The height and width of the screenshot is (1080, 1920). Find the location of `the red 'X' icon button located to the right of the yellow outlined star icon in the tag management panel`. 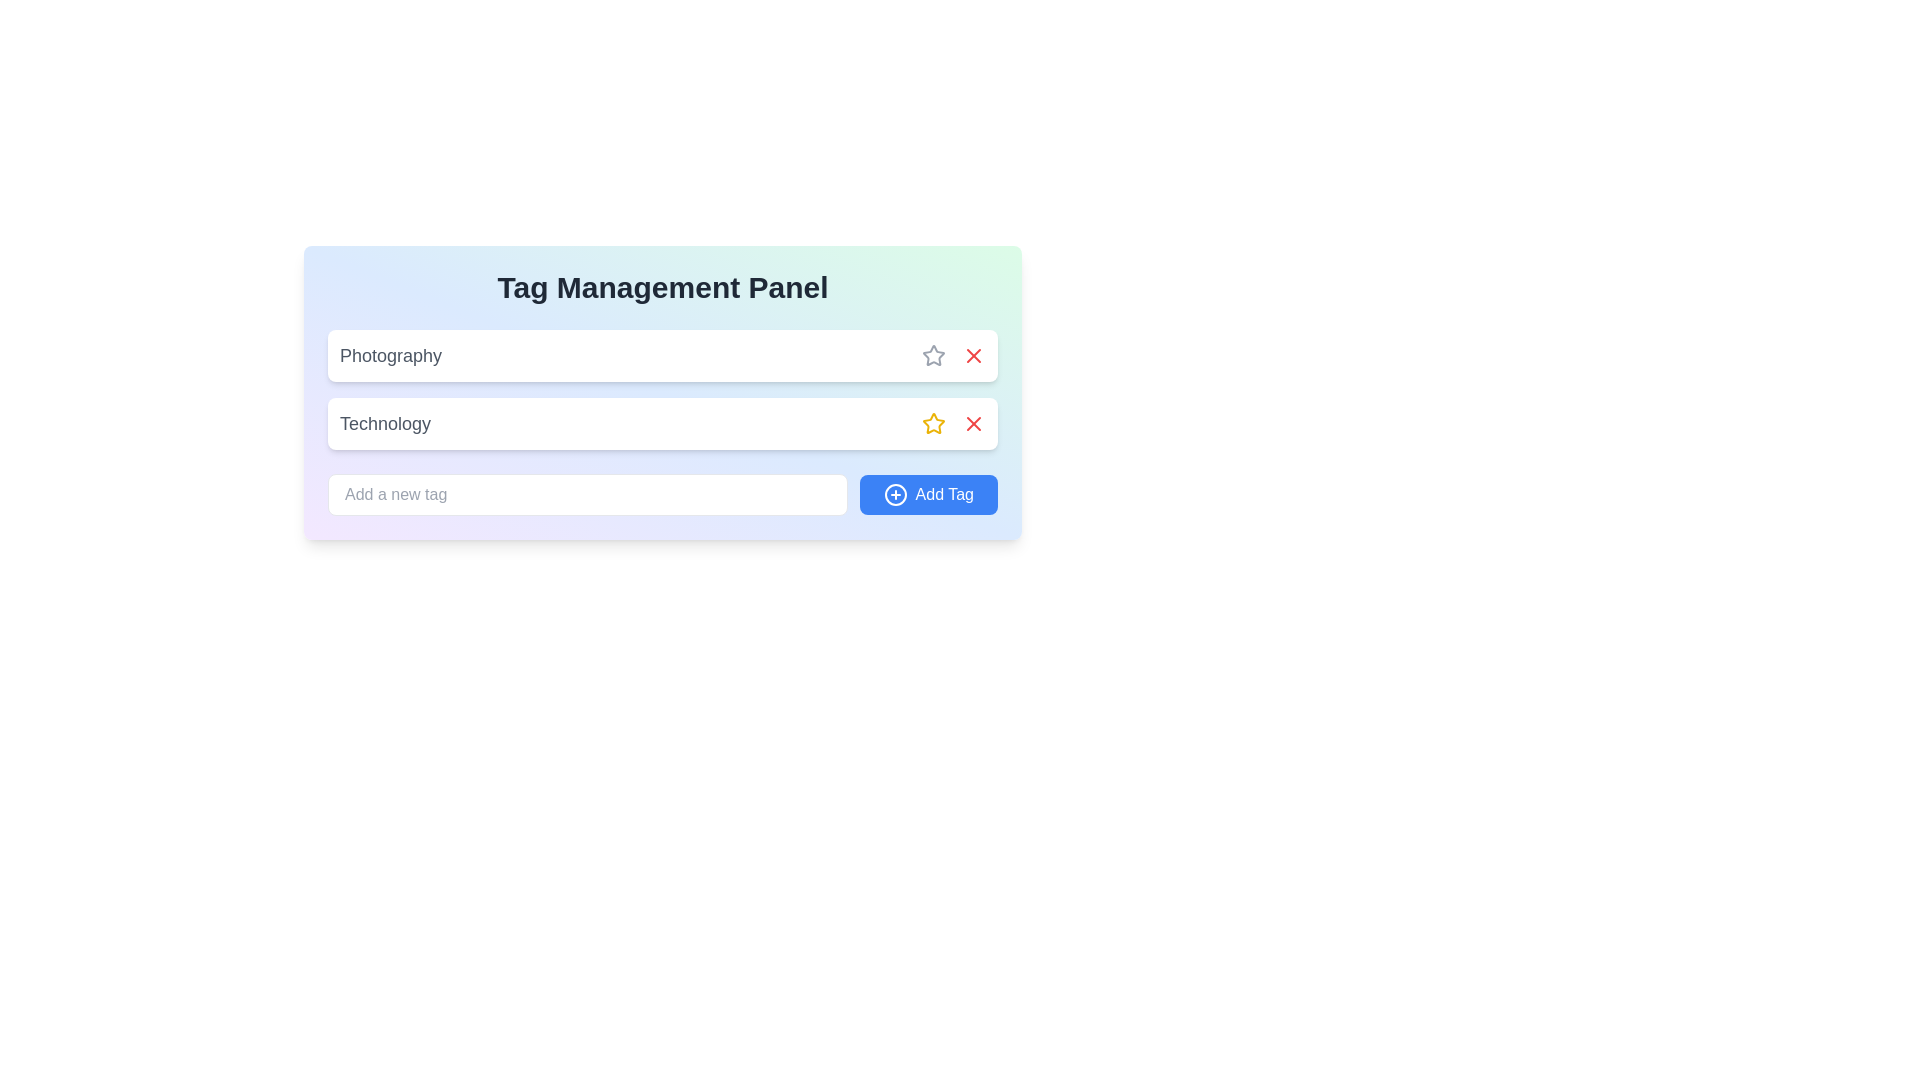

the red 'X' icon button located to the right of the yellow outlined star icon in the tag management panel is located at coordinates (953, 423).